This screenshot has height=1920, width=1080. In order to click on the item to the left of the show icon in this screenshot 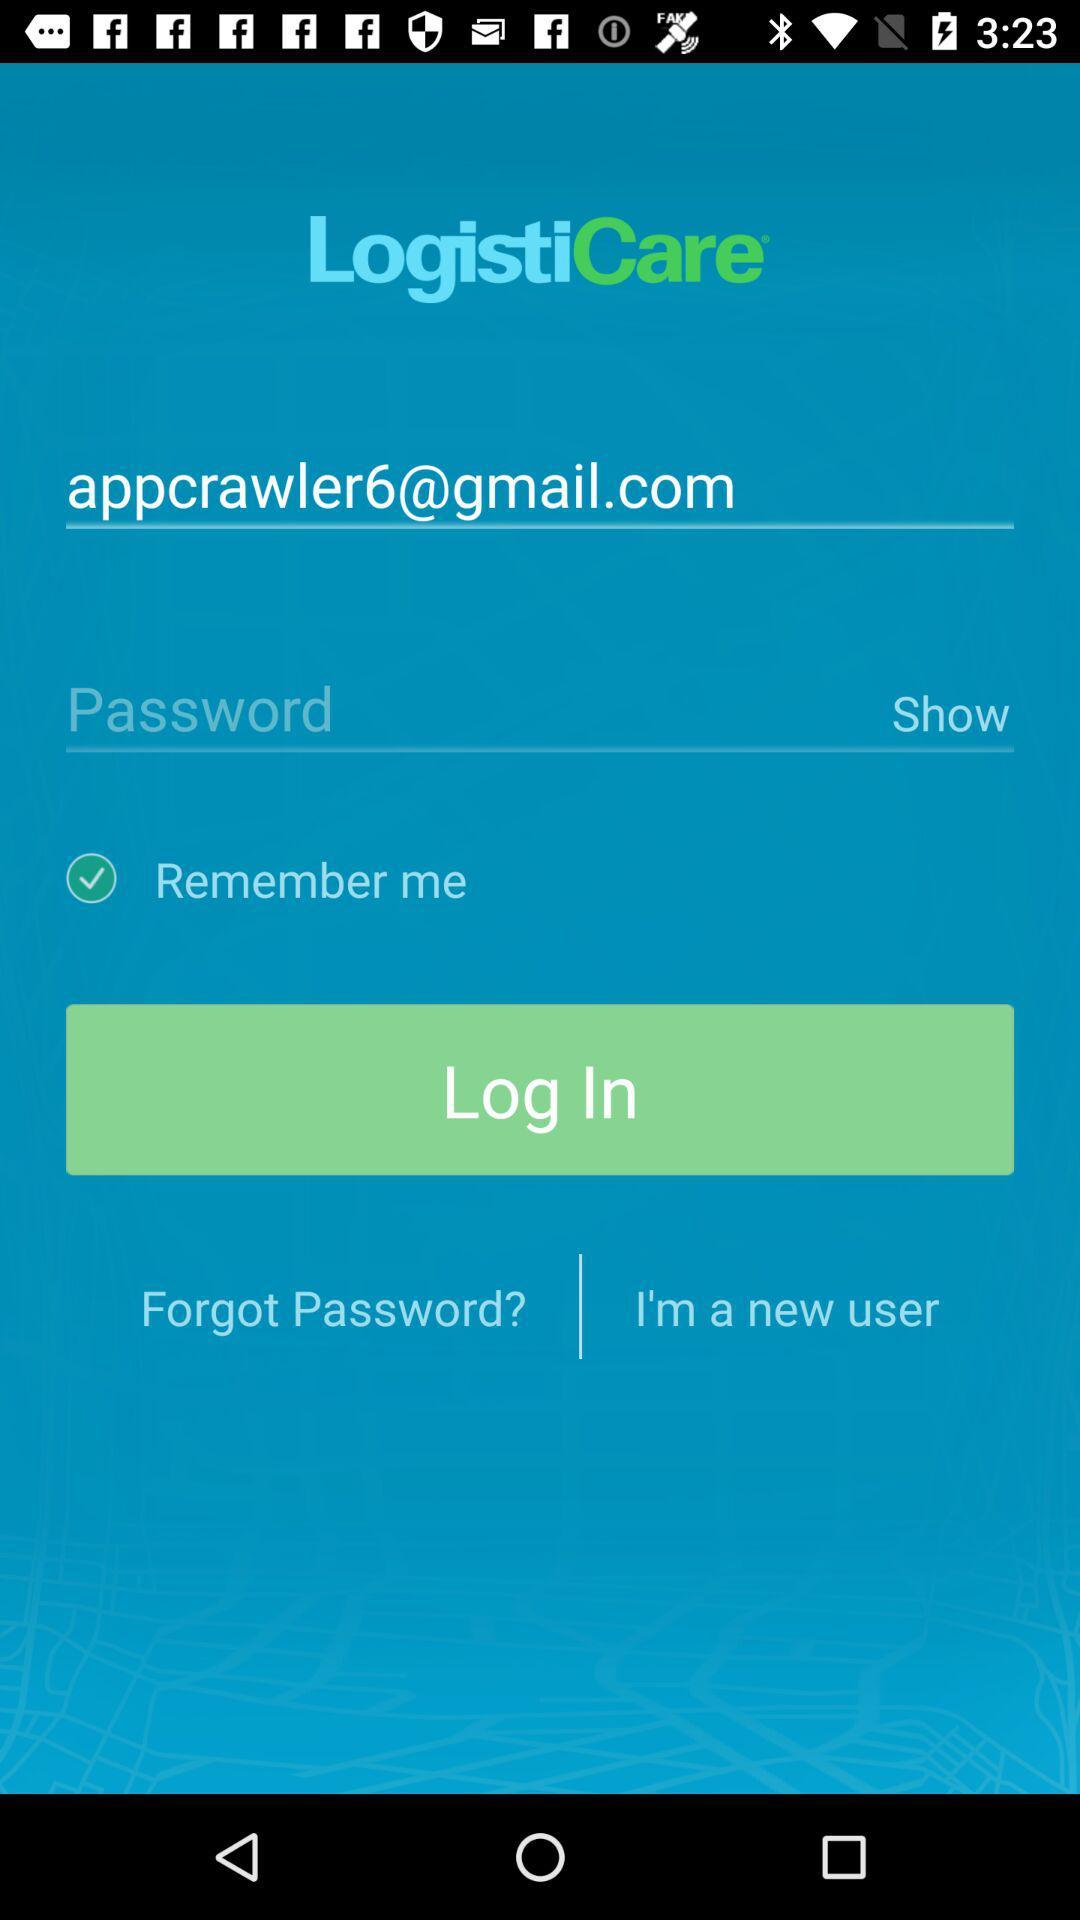, I will do `click(474, 706)`.